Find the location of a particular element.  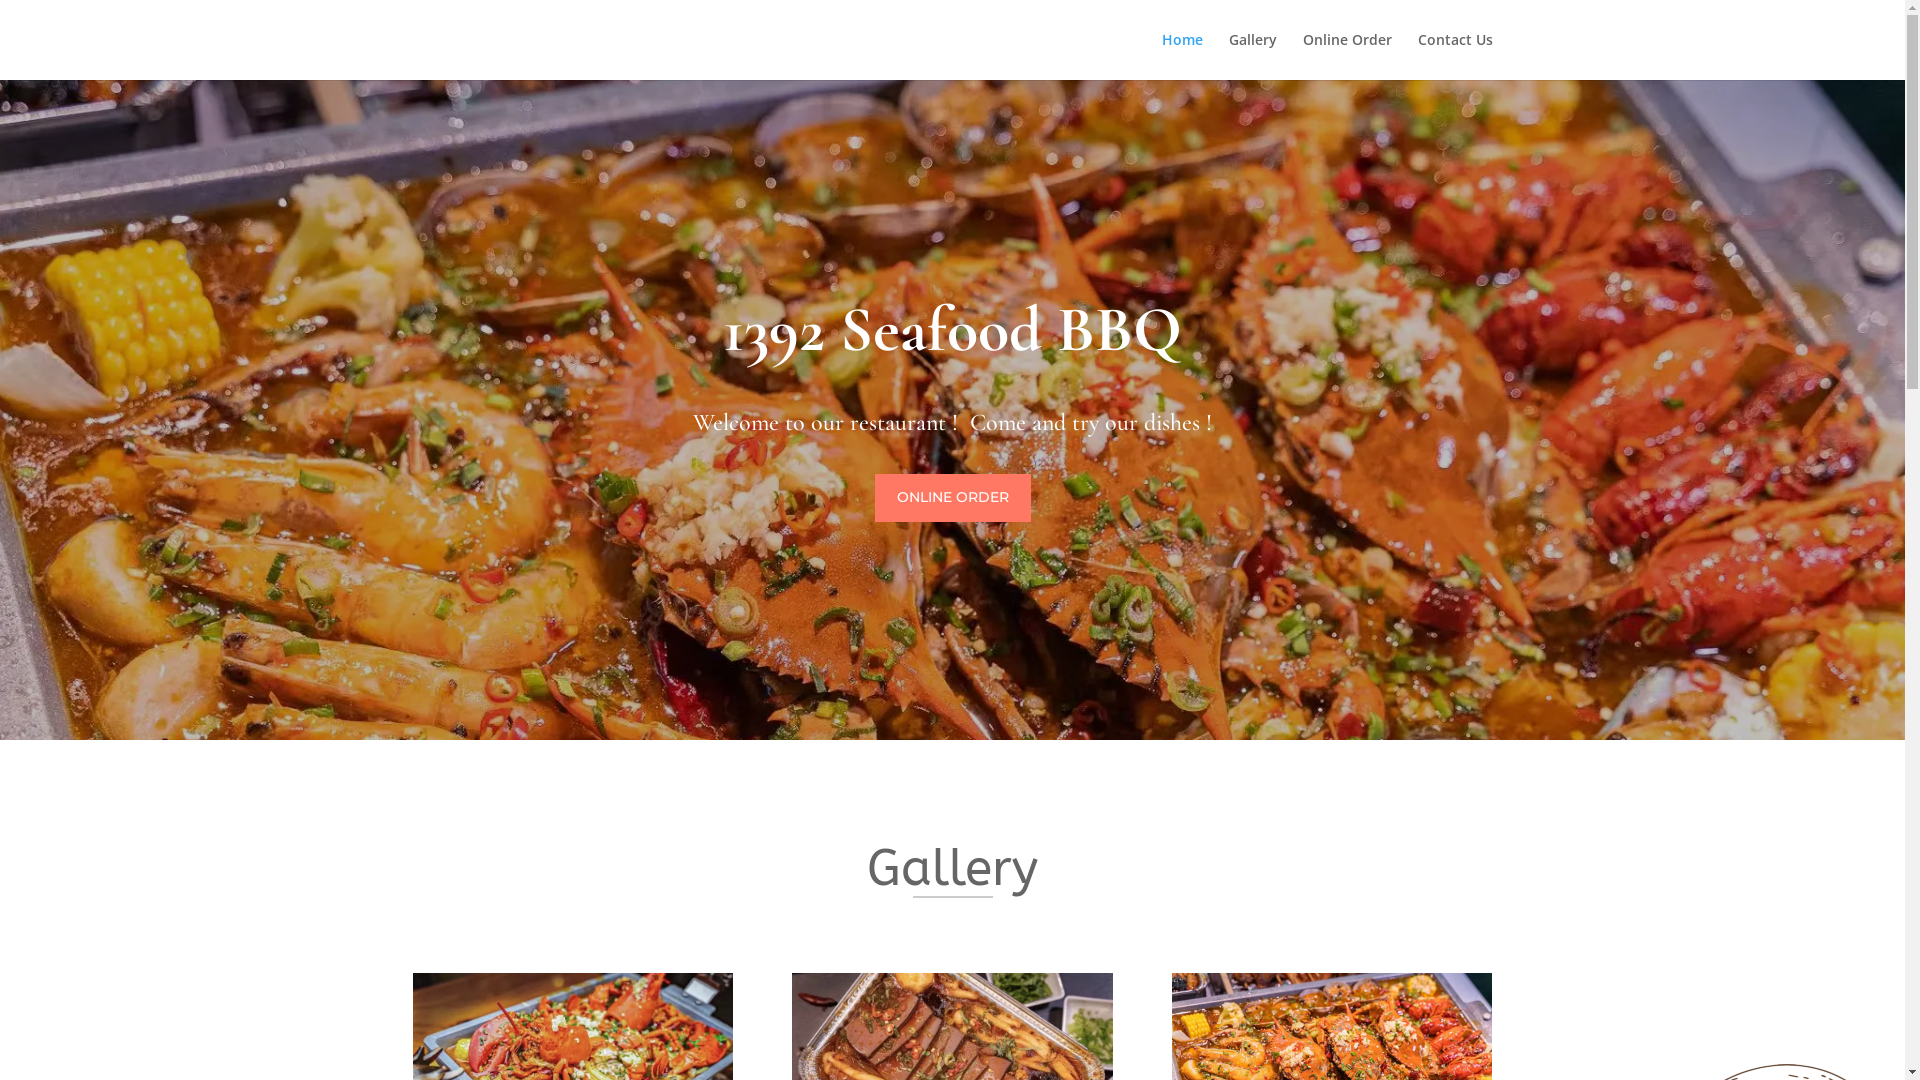

'Gallery' is located at coordinates (1251, 55).